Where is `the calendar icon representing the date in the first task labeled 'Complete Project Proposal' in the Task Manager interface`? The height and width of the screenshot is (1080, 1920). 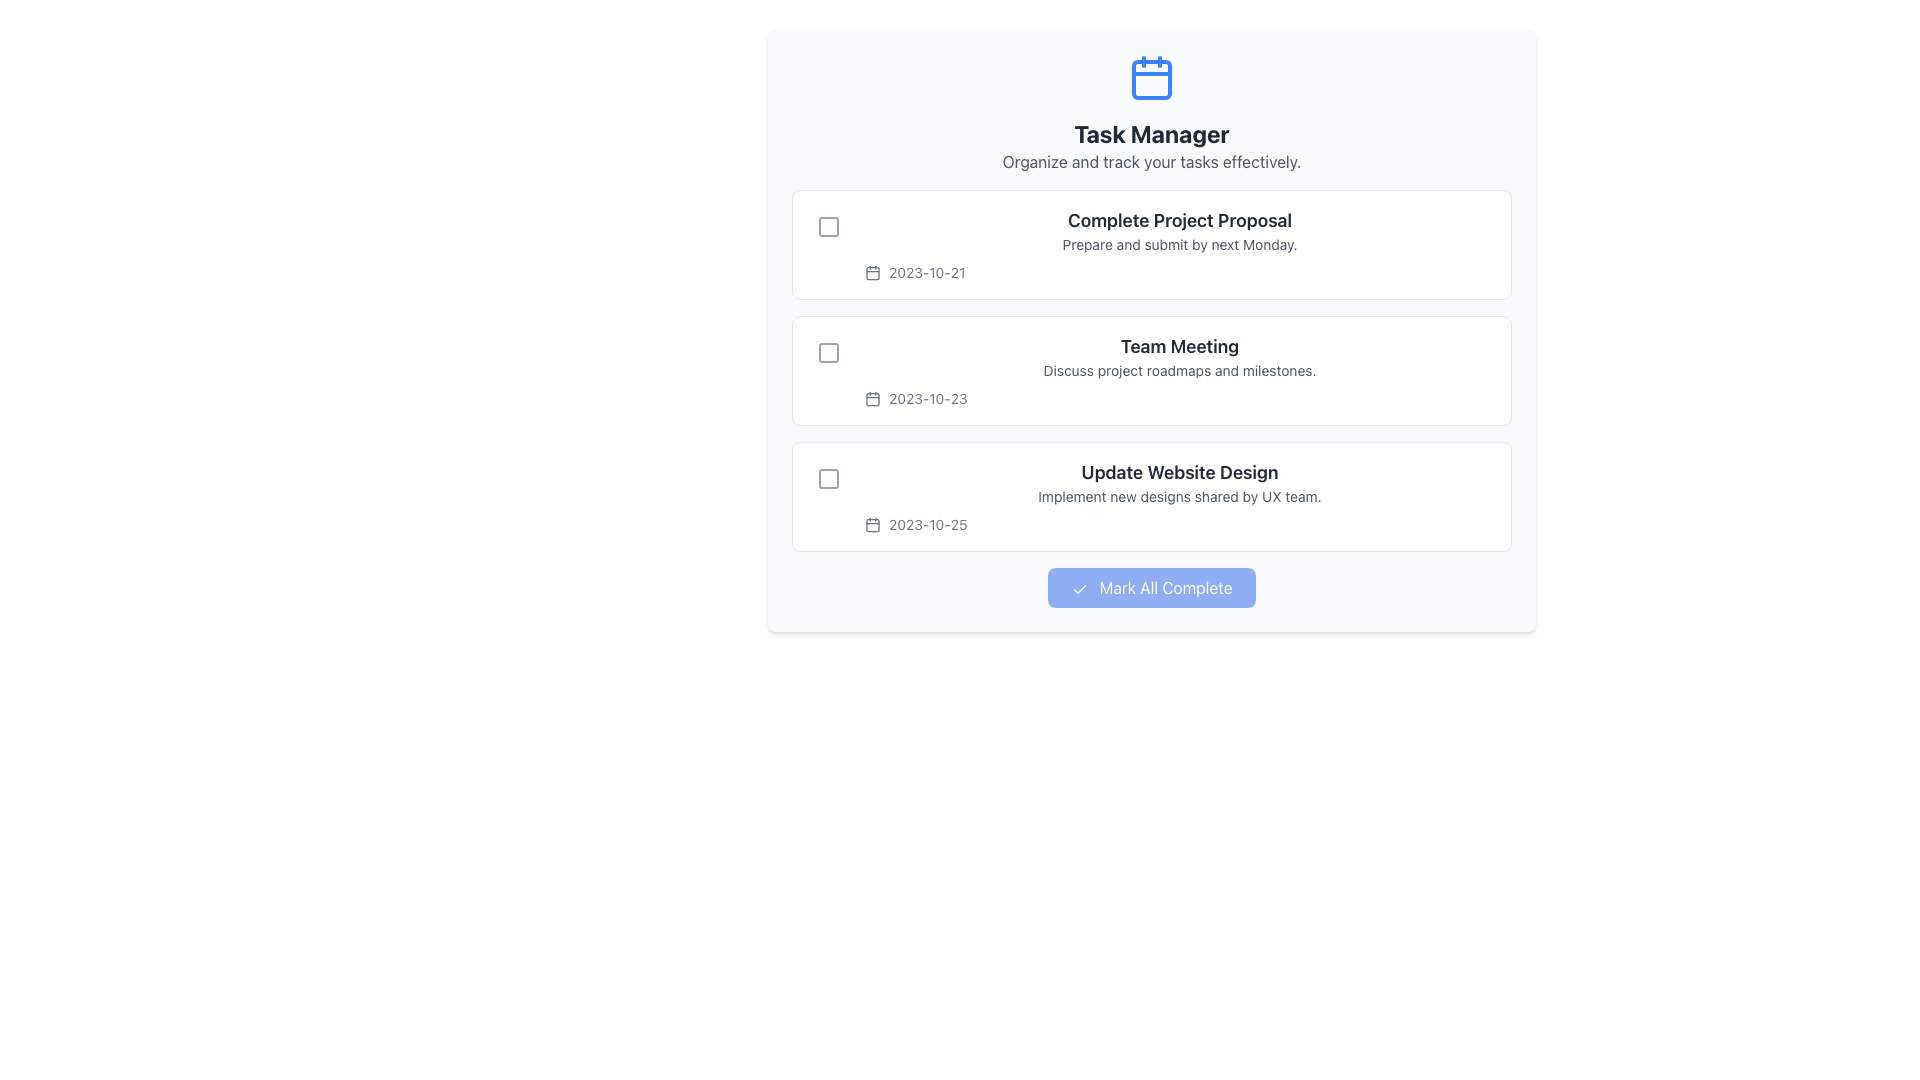
the calendar icon representing the date in the first task labeled 'Complete Project Proposal' in the Task Manager interface is located at coordinates (873, 273).